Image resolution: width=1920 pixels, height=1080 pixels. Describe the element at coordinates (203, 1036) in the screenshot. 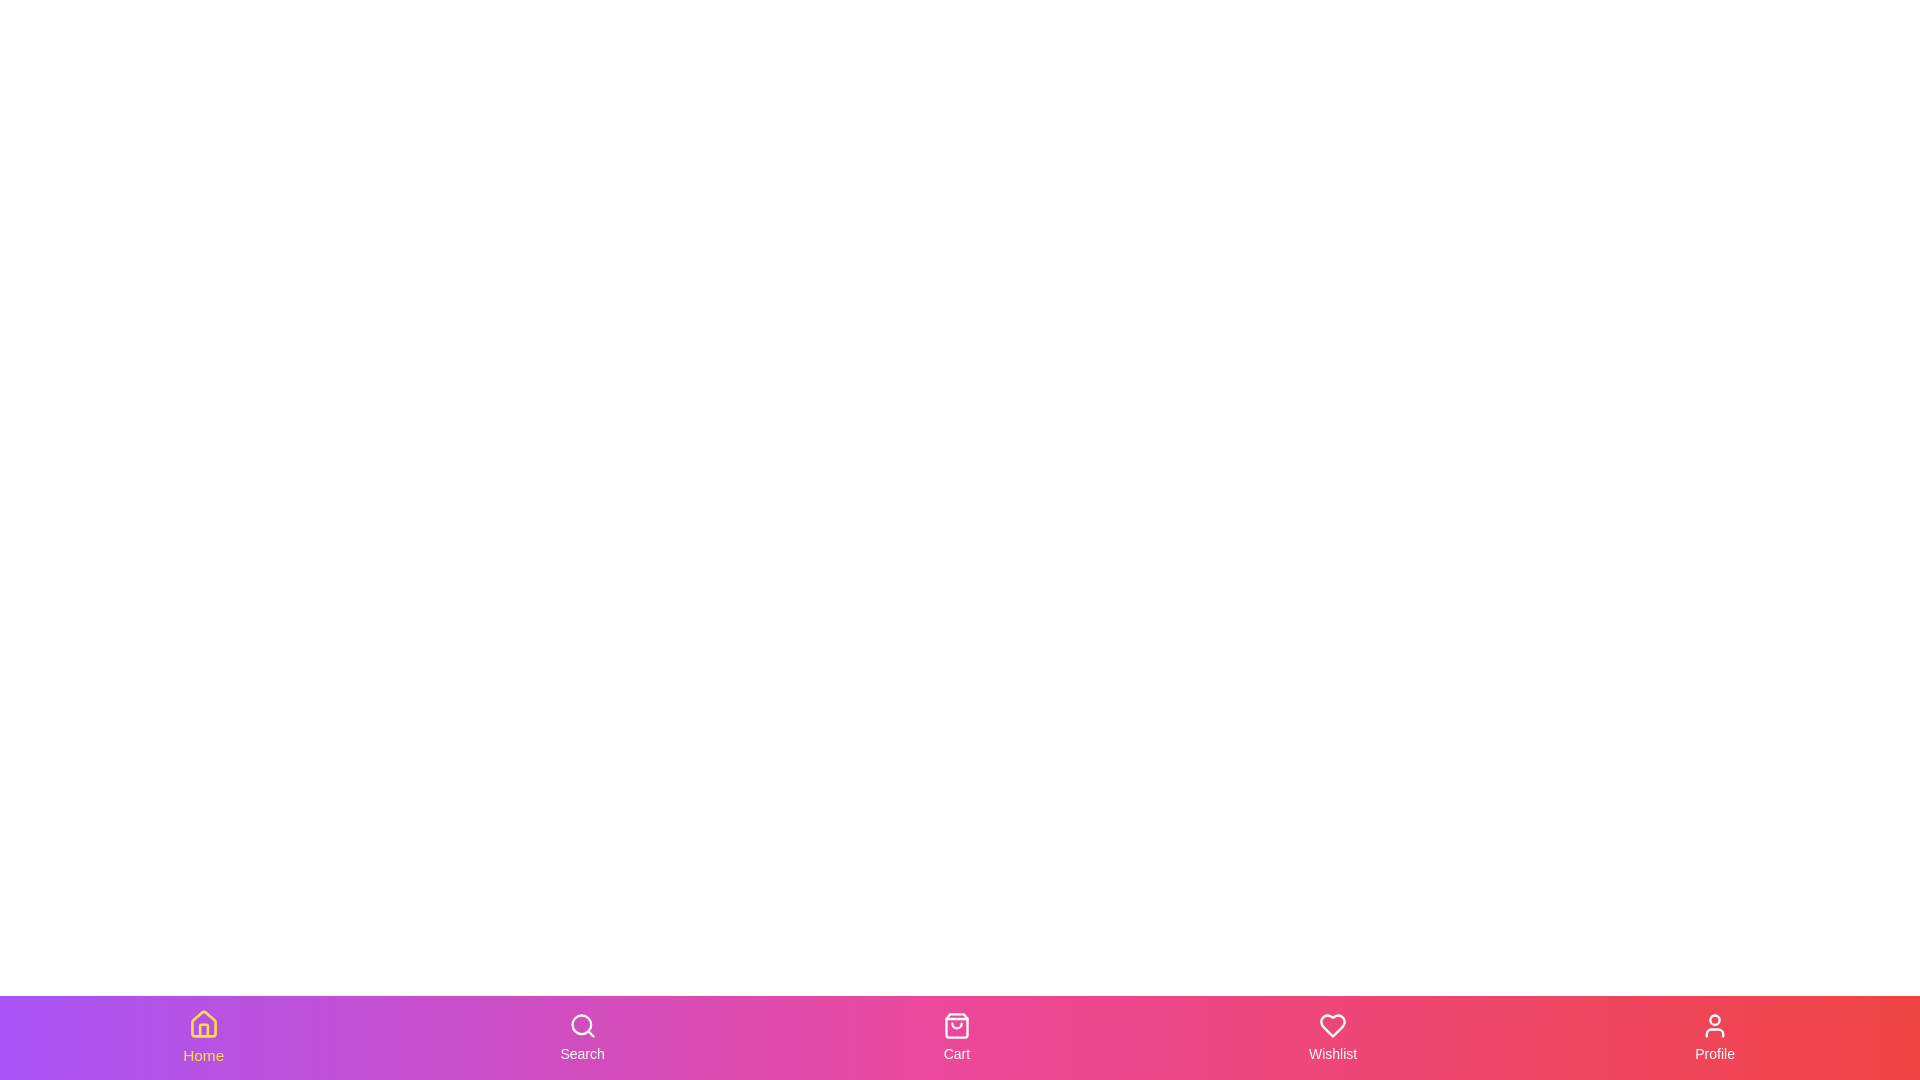

I see `the Home tab in the bottom navigation` at that location.